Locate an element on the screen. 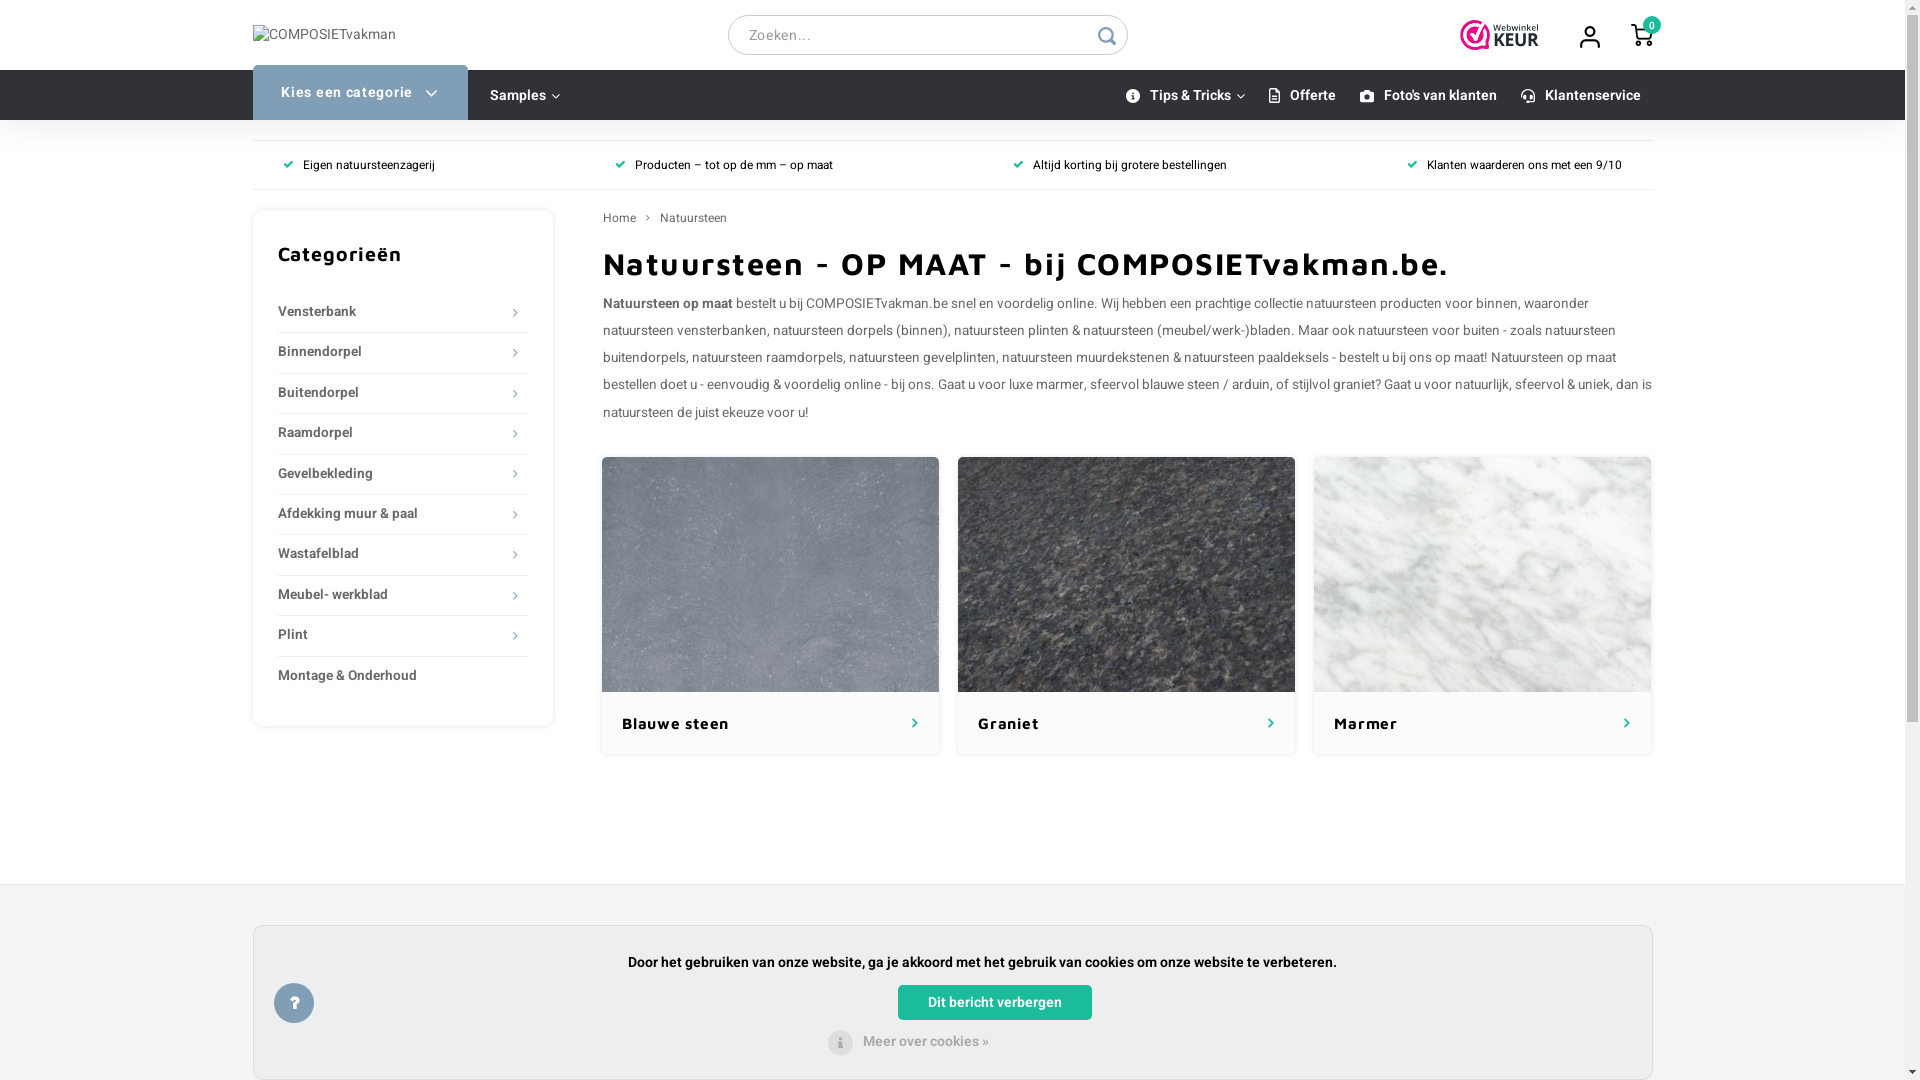 Image resolution: width=1920 pixels, height=1080 pixels. 'natuursteen muurdekstenen' is located at coordinates (1084, 357).